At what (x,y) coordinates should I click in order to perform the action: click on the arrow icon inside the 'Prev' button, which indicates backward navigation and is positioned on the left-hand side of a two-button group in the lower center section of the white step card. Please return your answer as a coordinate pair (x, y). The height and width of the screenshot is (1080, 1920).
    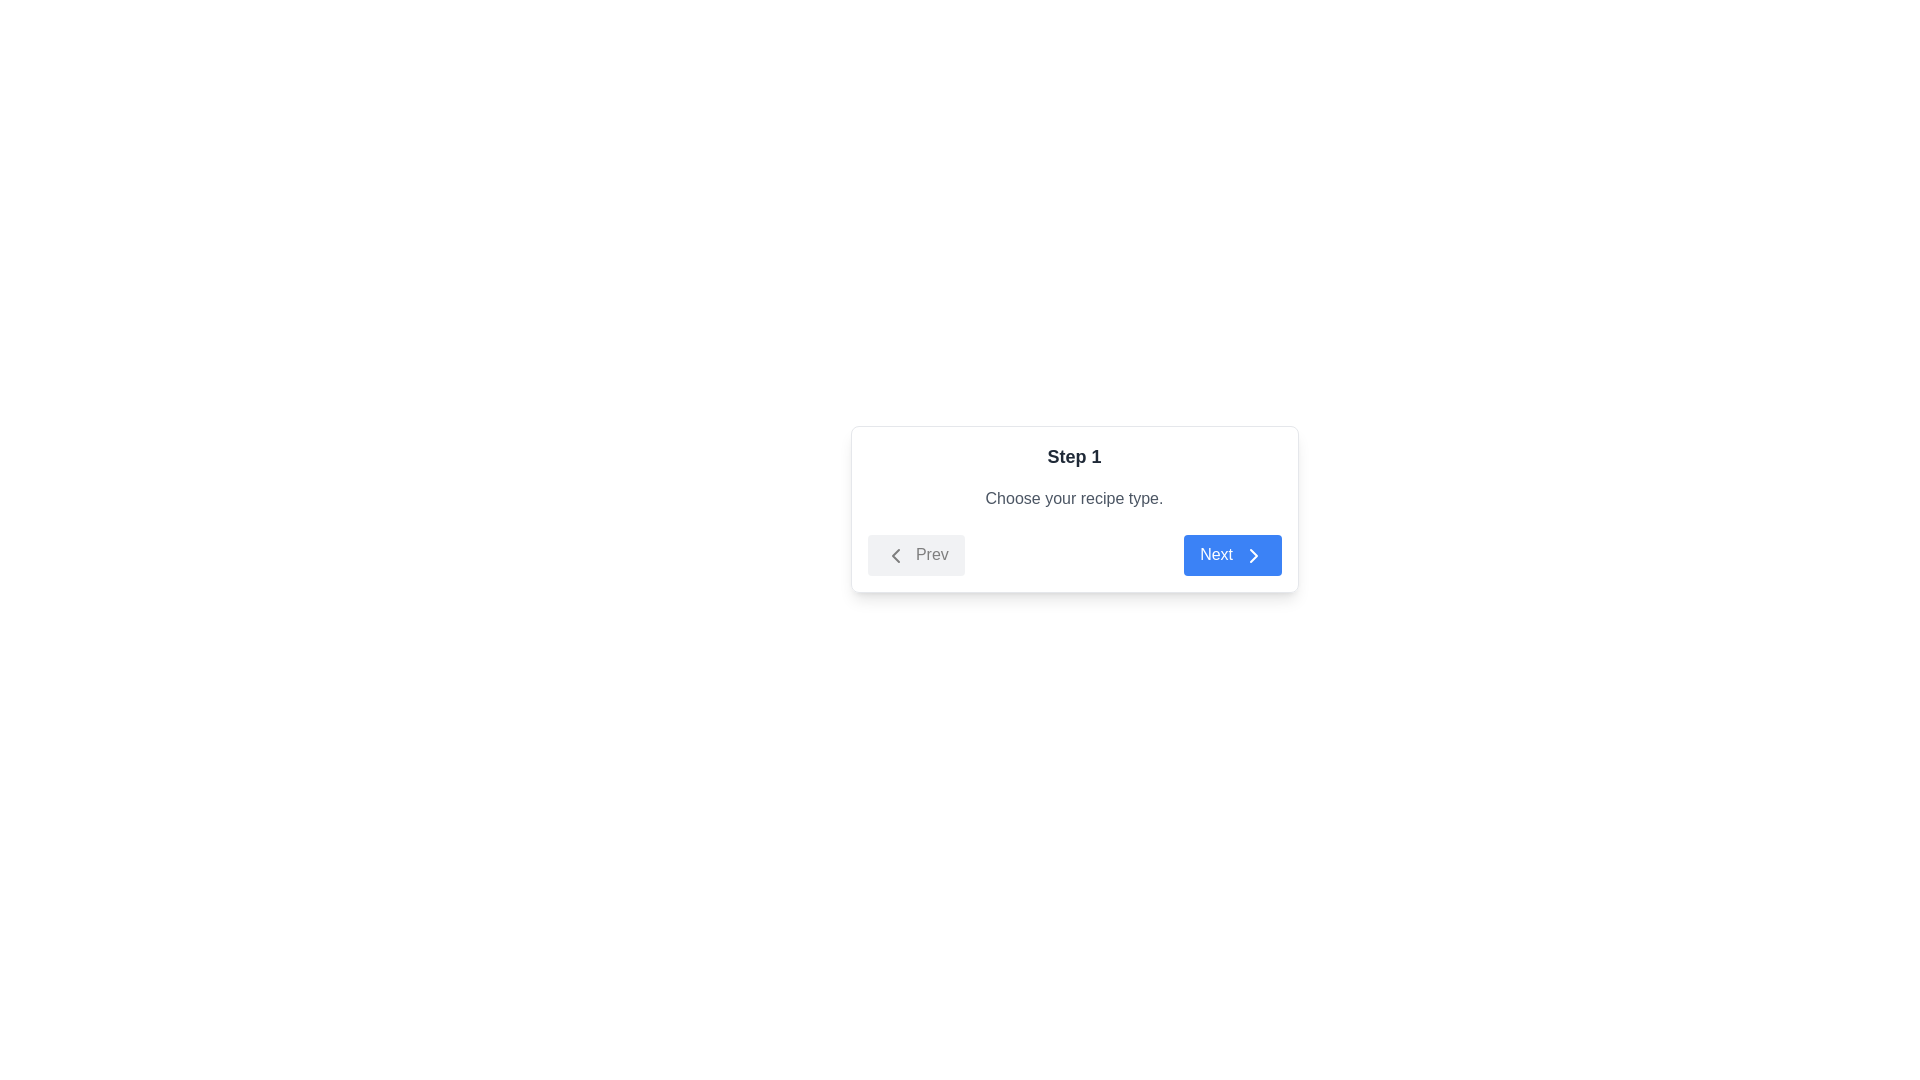
    Looking at the image, I should click on (894, 555).